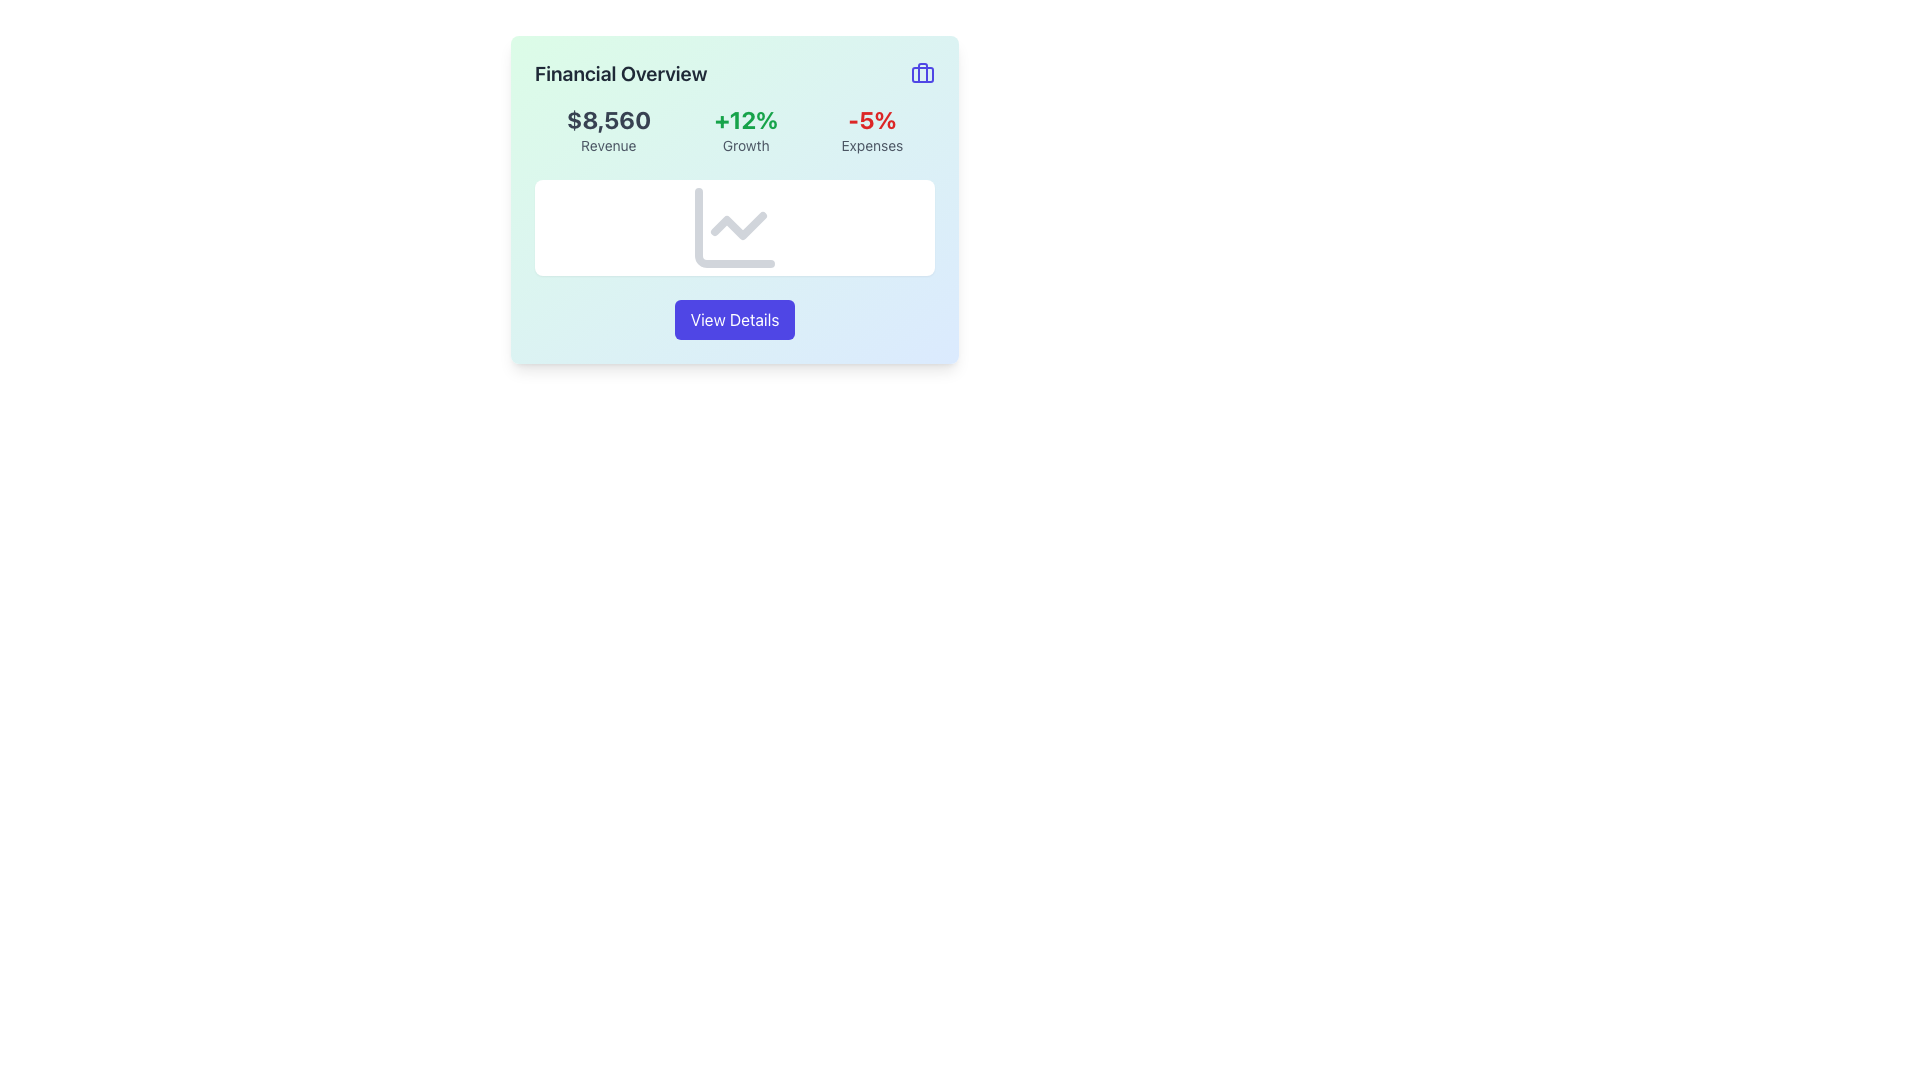 The width and height of the screenshot is (1920, 1080). Describe the element at coordinates (733, 319) in the screenshot. I see `the rectangular button with a vibrant indigo background and white text that says 'View Details'` at that location.